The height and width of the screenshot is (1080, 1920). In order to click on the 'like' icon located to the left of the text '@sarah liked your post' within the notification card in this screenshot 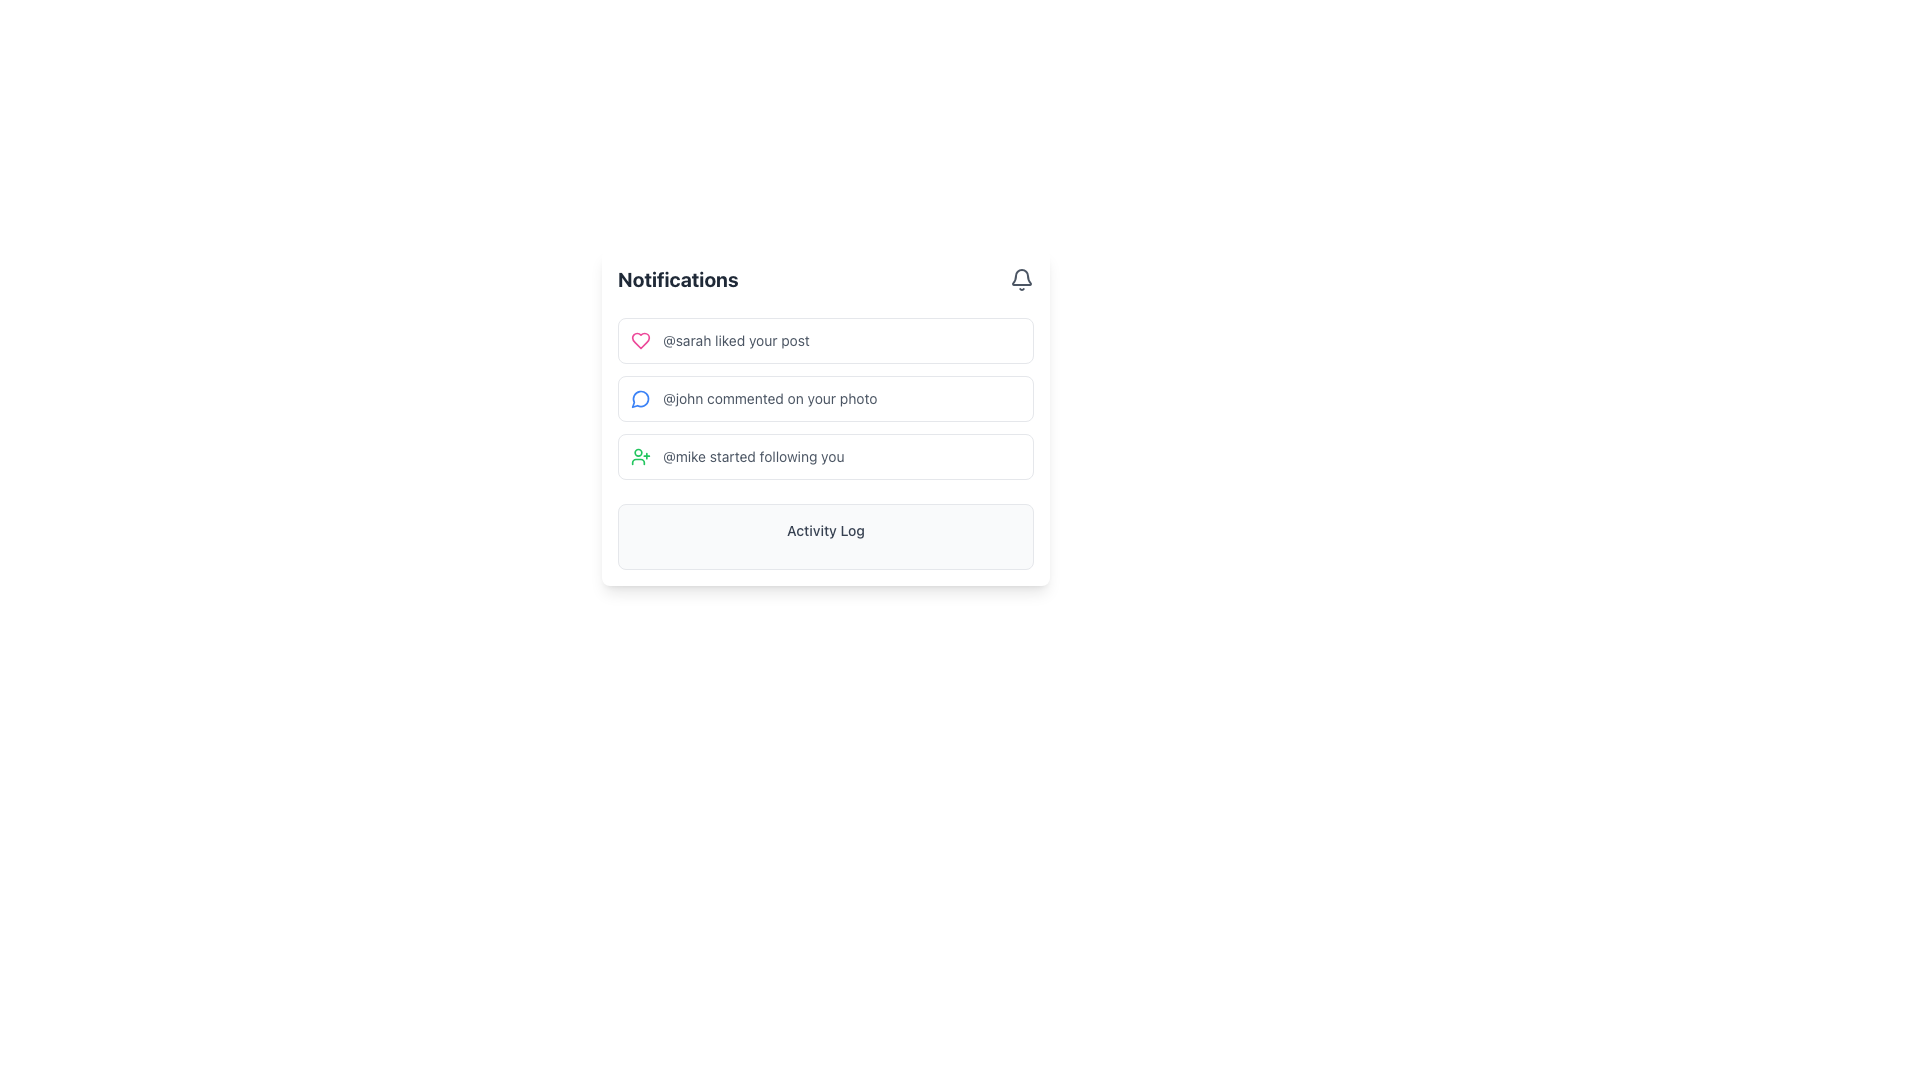, I will do `click(641, 339)`.